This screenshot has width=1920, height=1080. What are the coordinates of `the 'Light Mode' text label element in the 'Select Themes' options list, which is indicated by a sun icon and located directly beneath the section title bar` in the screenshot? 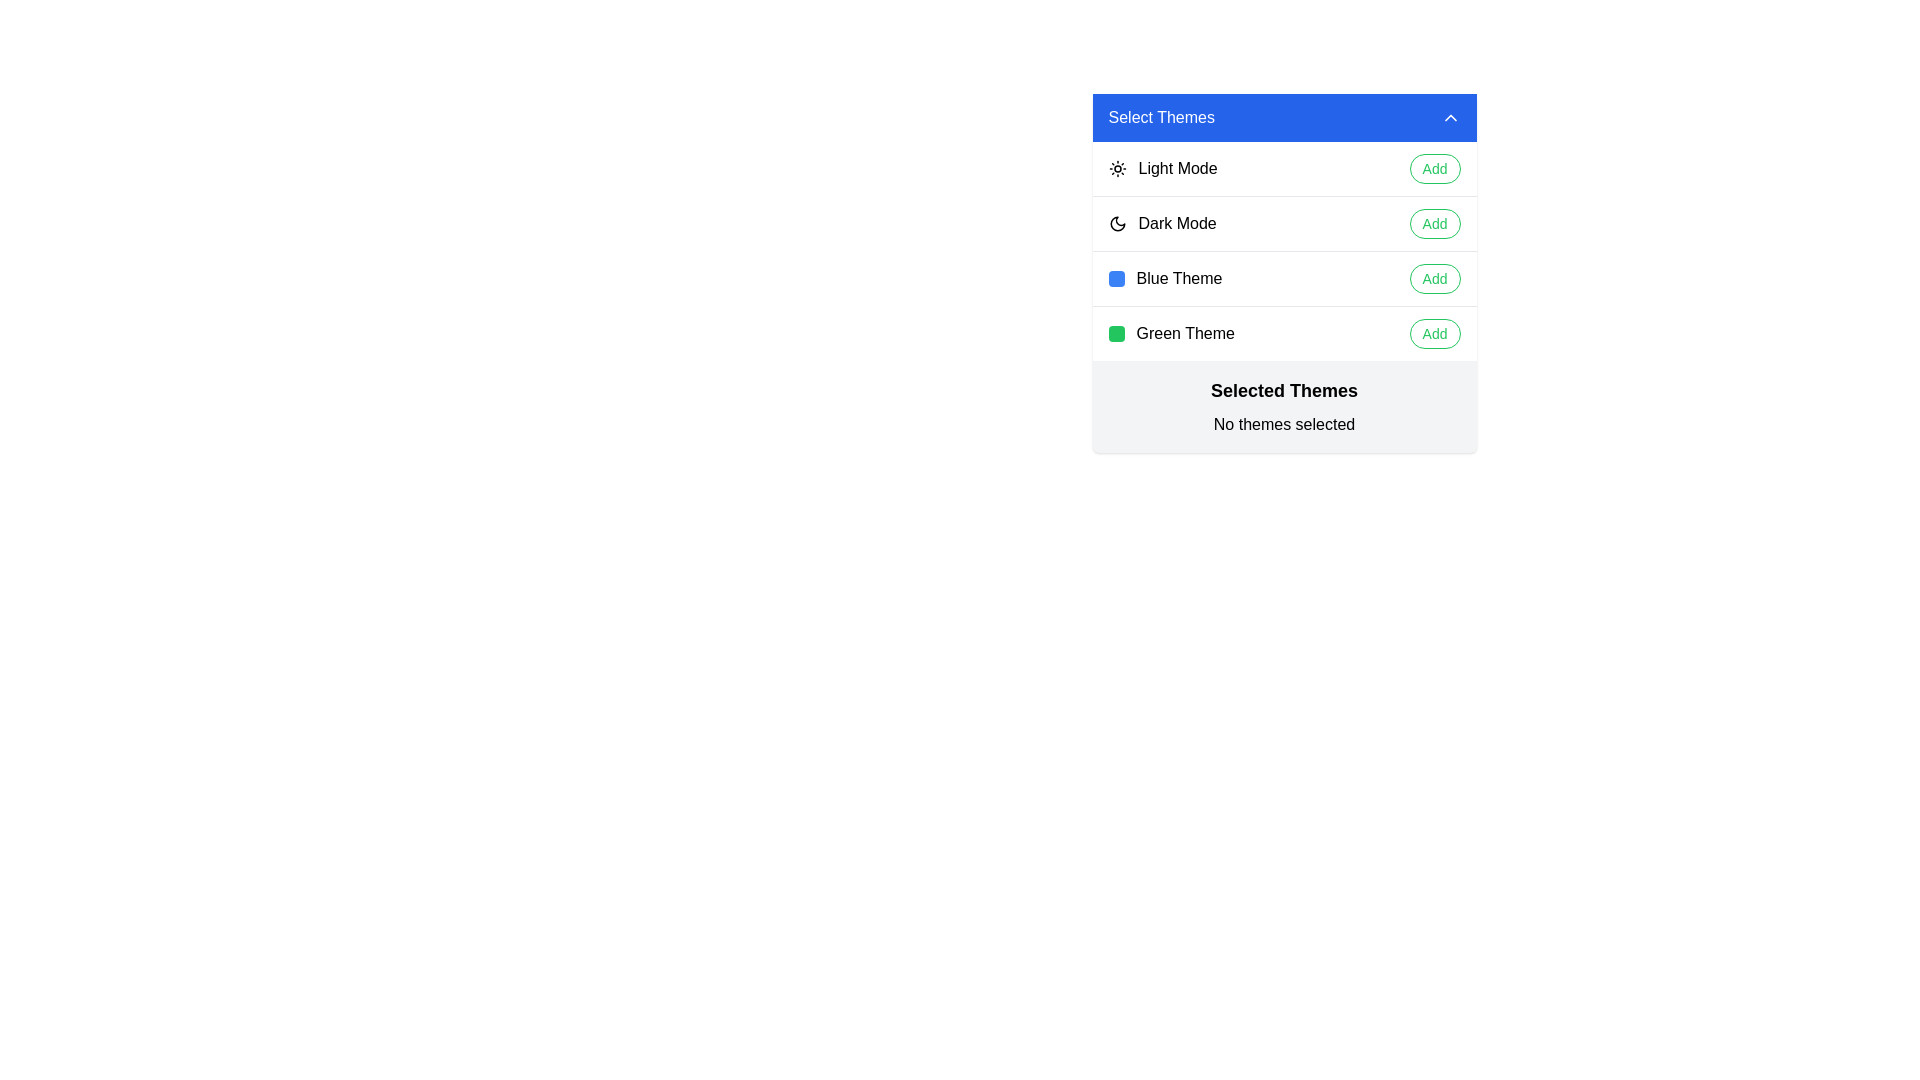 It's located at (1178, 168).